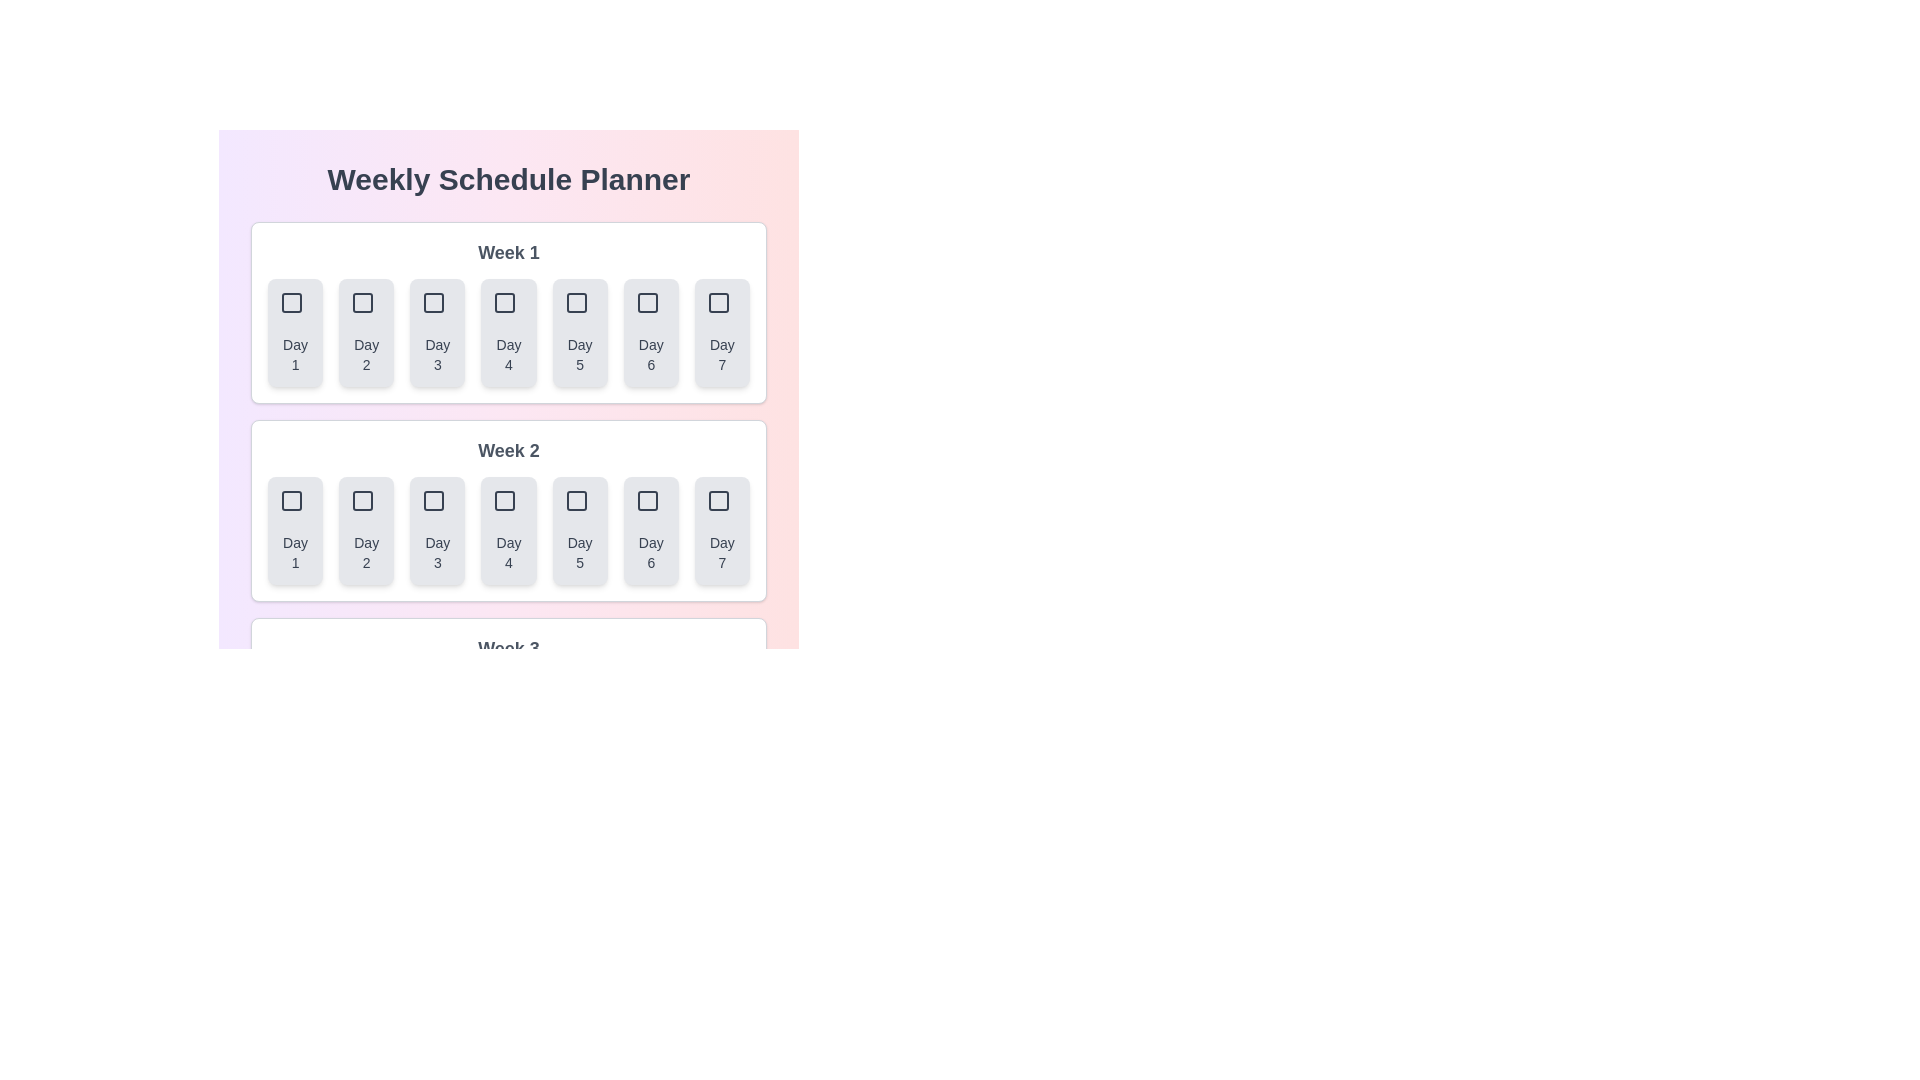 This screenshot has width=1920, height=1080. I want to click on the button corresponding to Week 1 and Day 5 to select that day, so click(579, 331).